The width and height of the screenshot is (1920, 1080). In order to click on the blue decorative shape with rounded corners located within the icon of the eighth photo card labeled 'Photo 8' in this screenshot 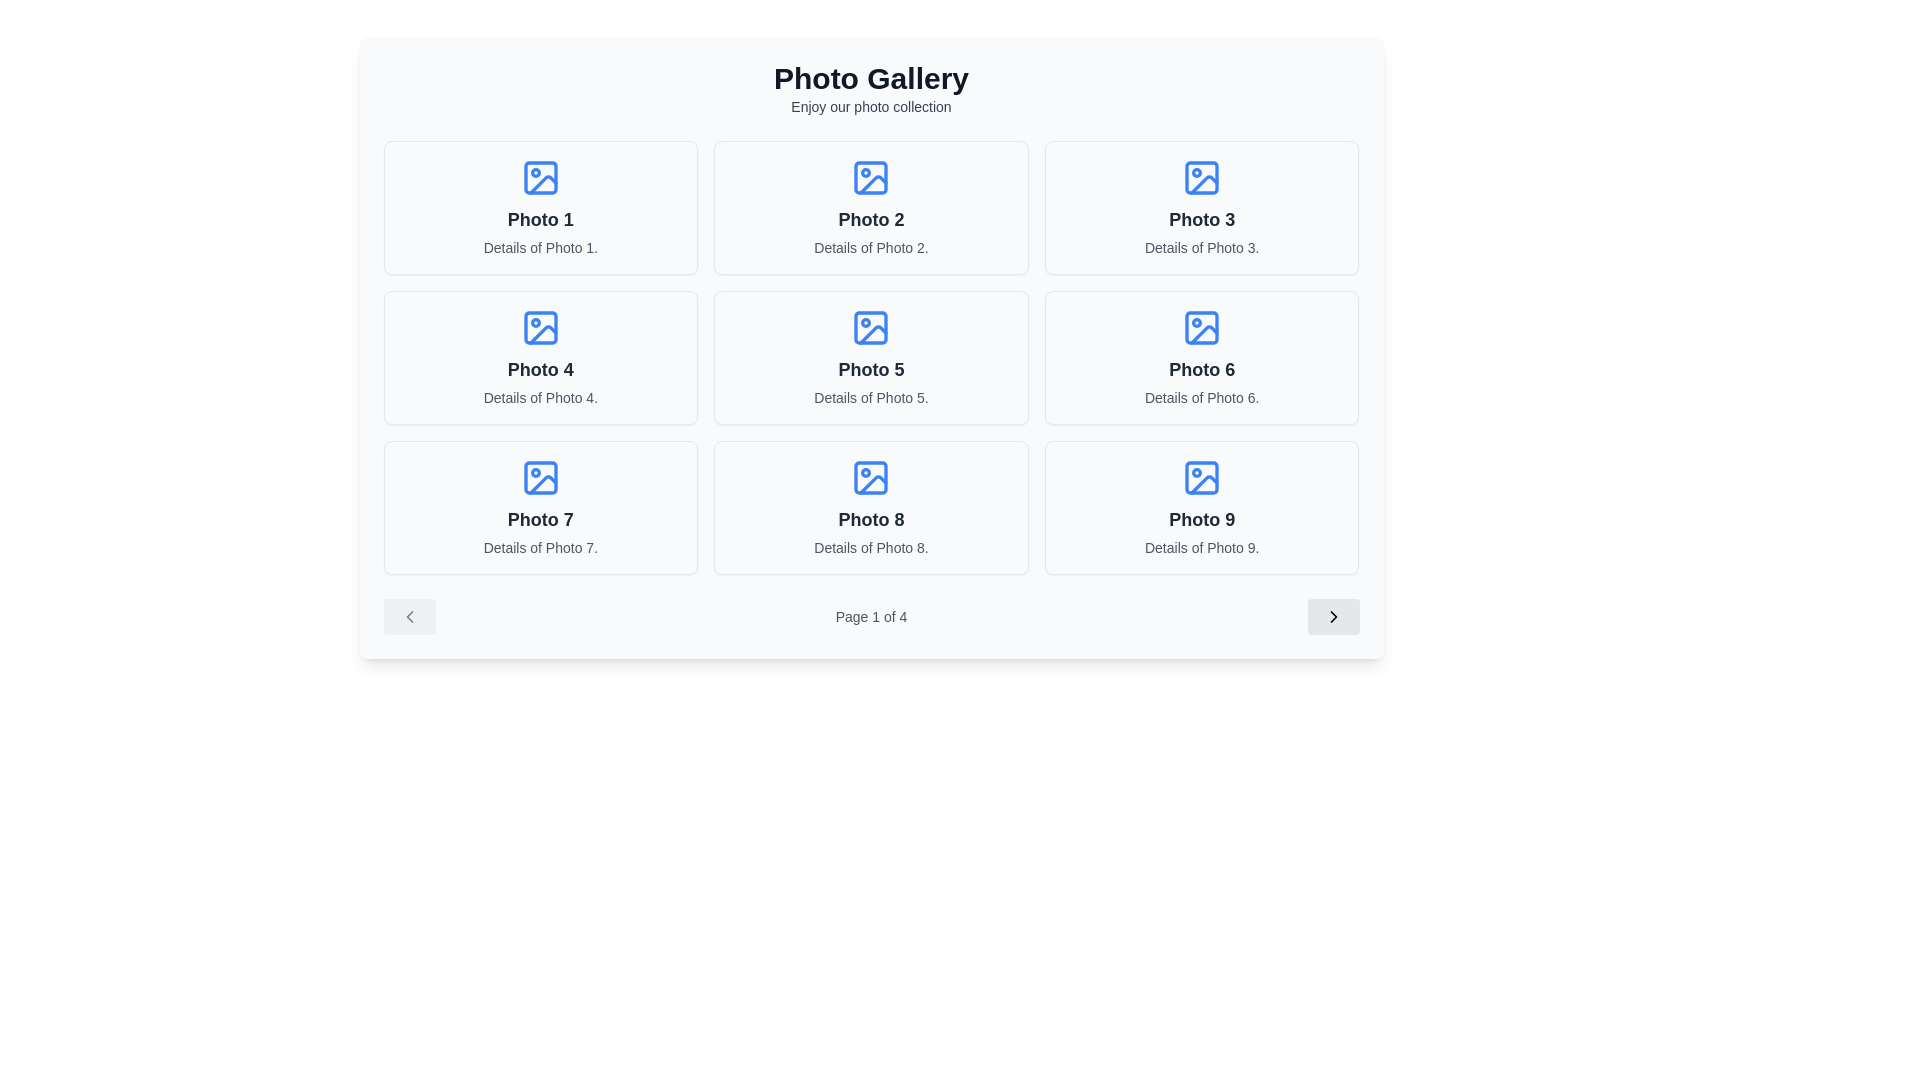, I will do `click(871, 478)`.